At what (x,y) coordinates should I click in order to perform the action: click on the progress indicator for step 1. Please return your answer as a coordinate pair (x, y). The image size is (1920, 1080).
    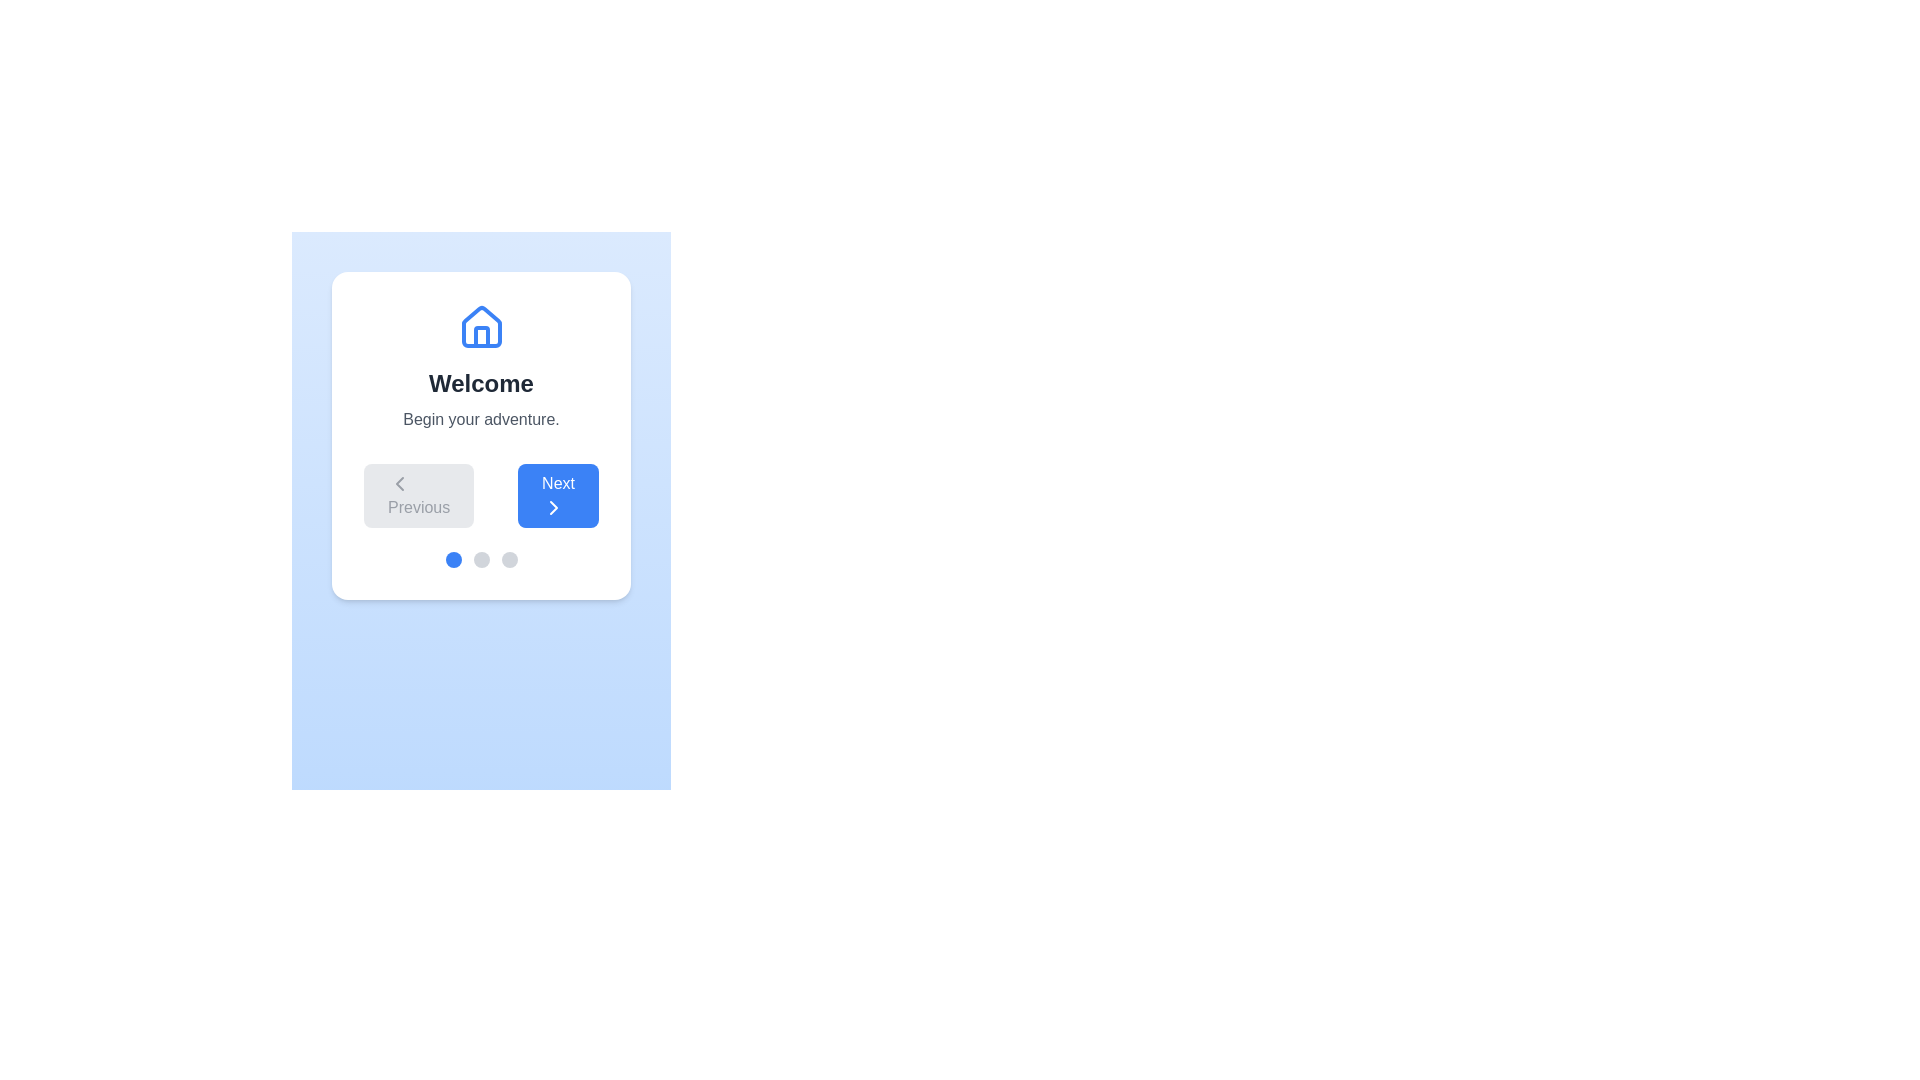
    Looking at the image, I should click on (452, 559).